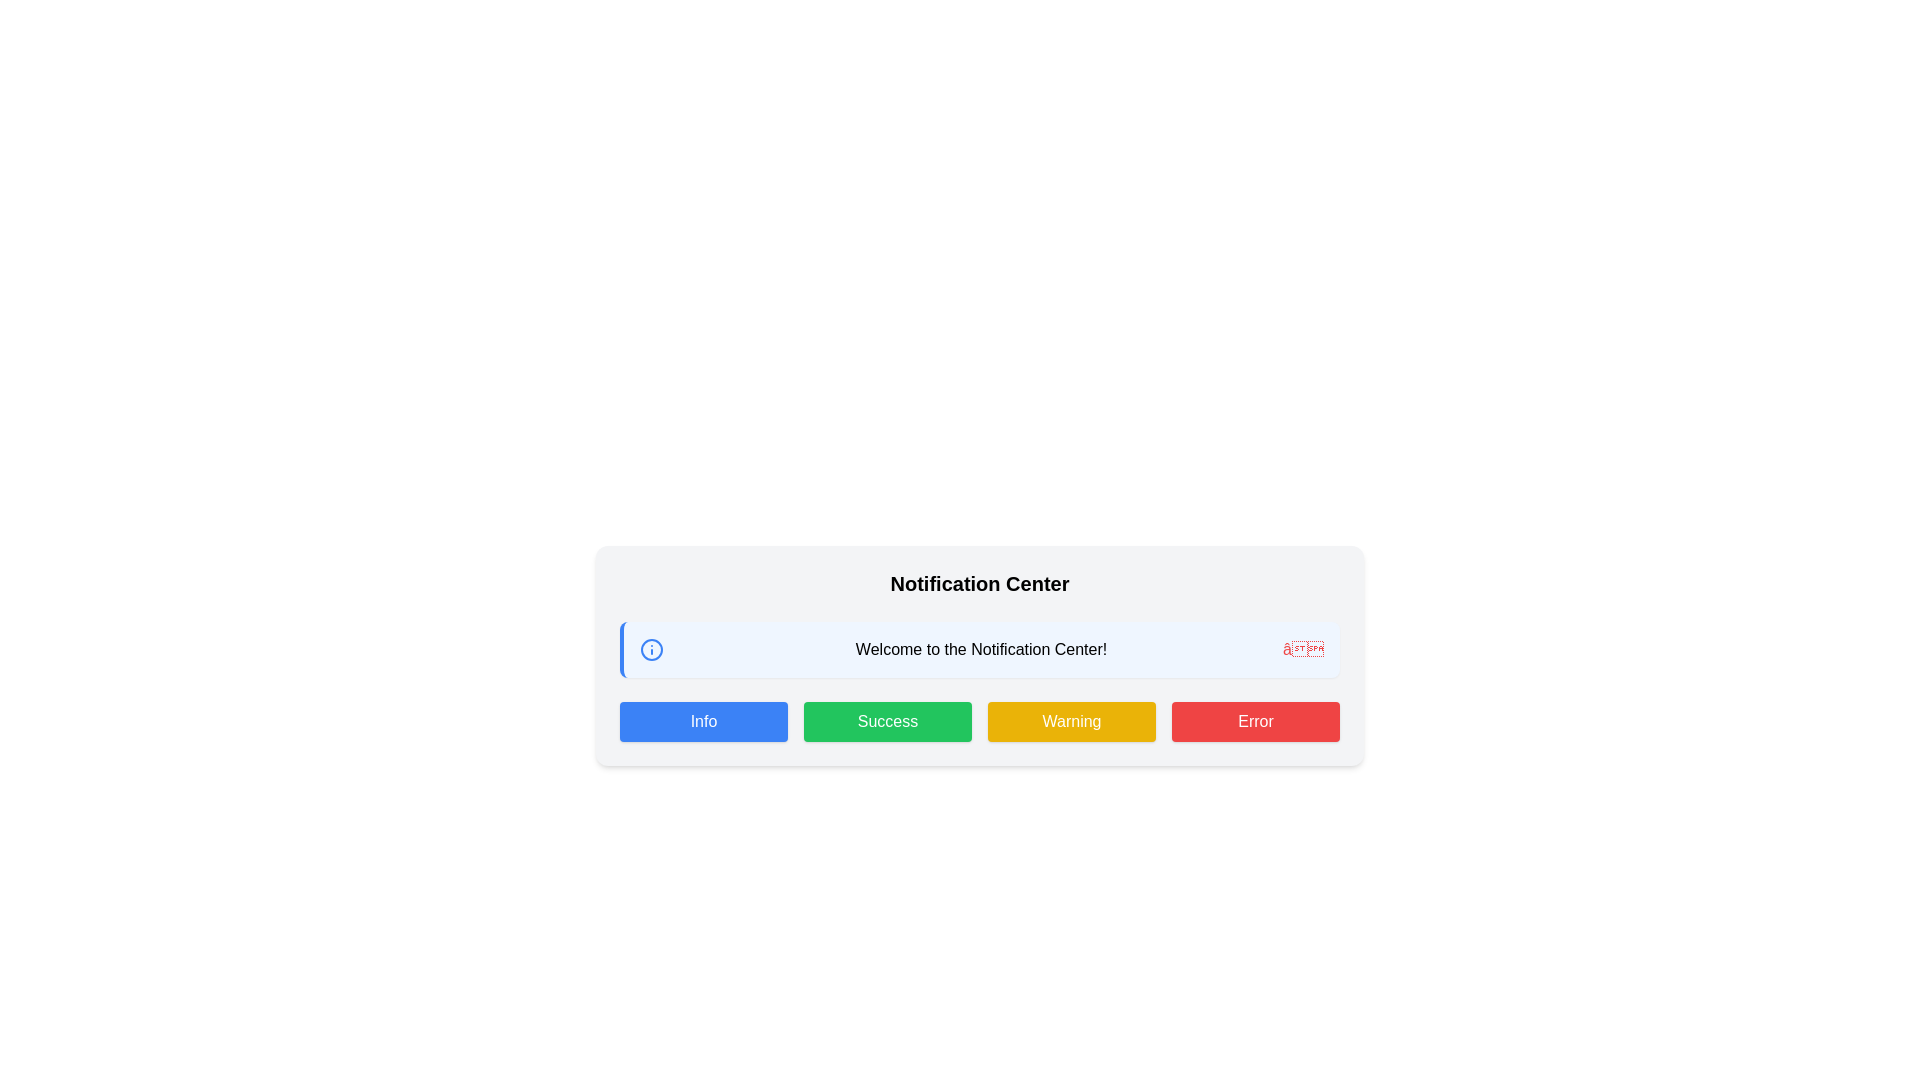 This screenshot has width=1920, height=1080. I want to click on the green 'Success' button with white text to observe its hover effects, so click(887, 721).